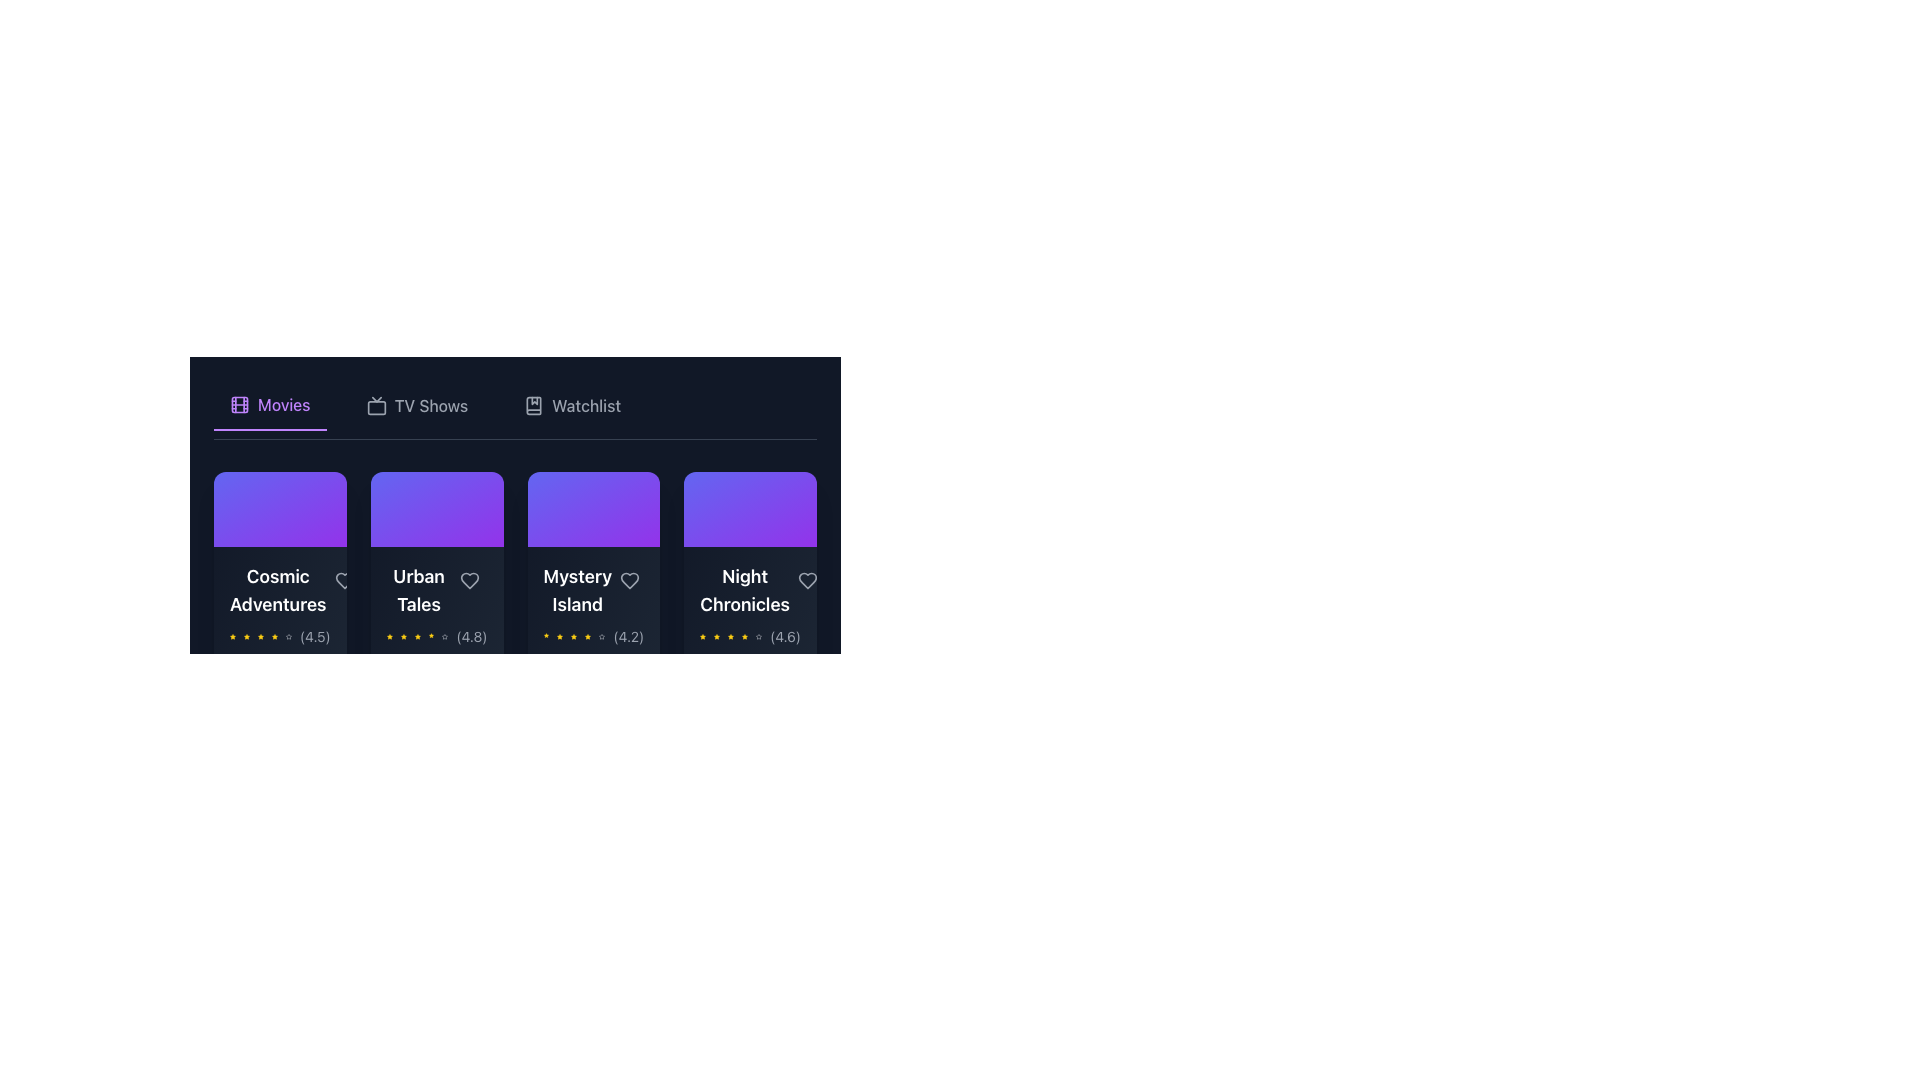  I want to click on the card associated with the title displayed in the text label located below the purple image section and above the rating indicator in the second card, so click(418, 589).